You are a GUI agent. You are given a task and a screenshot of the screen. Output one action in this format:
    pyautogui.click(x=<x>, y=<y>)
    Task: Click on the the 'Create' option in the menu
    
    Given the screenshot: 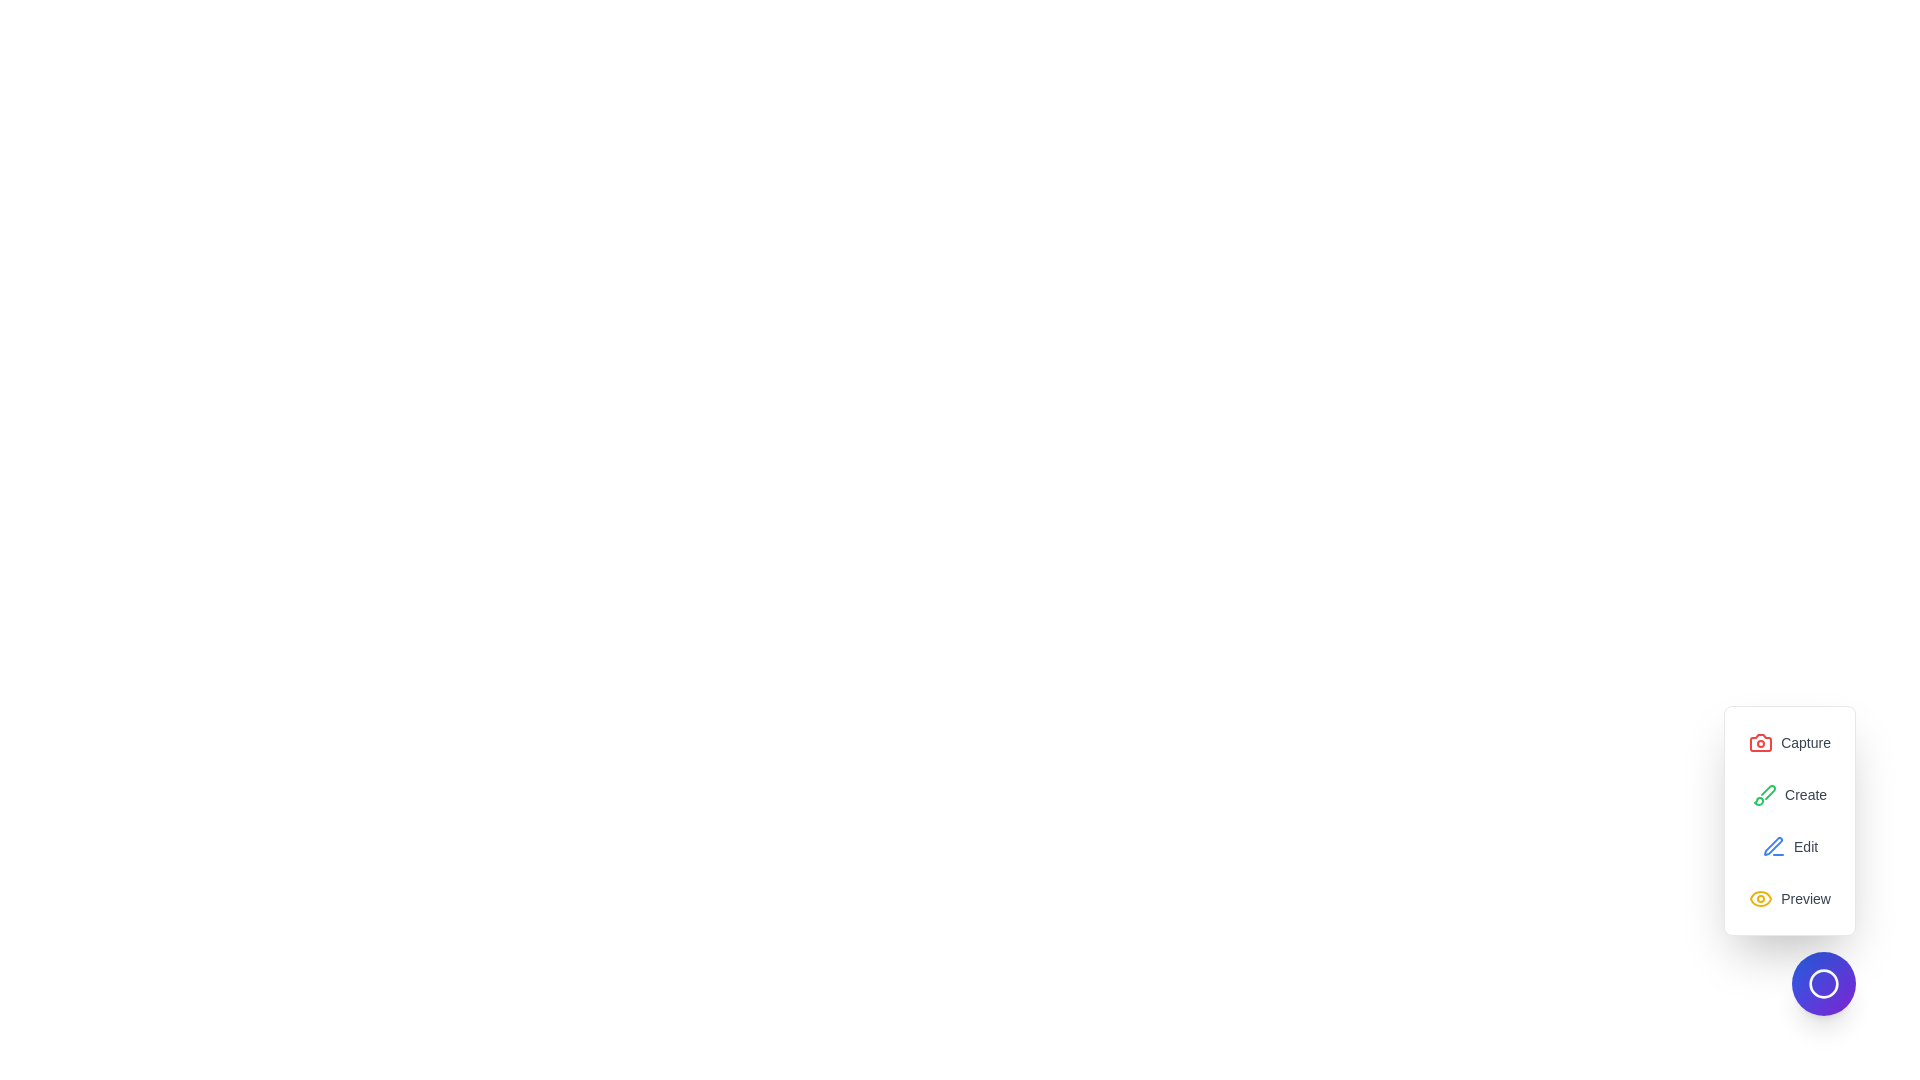 What is the action you would take?
    pyautogui.click(x=1790, y=793)
    